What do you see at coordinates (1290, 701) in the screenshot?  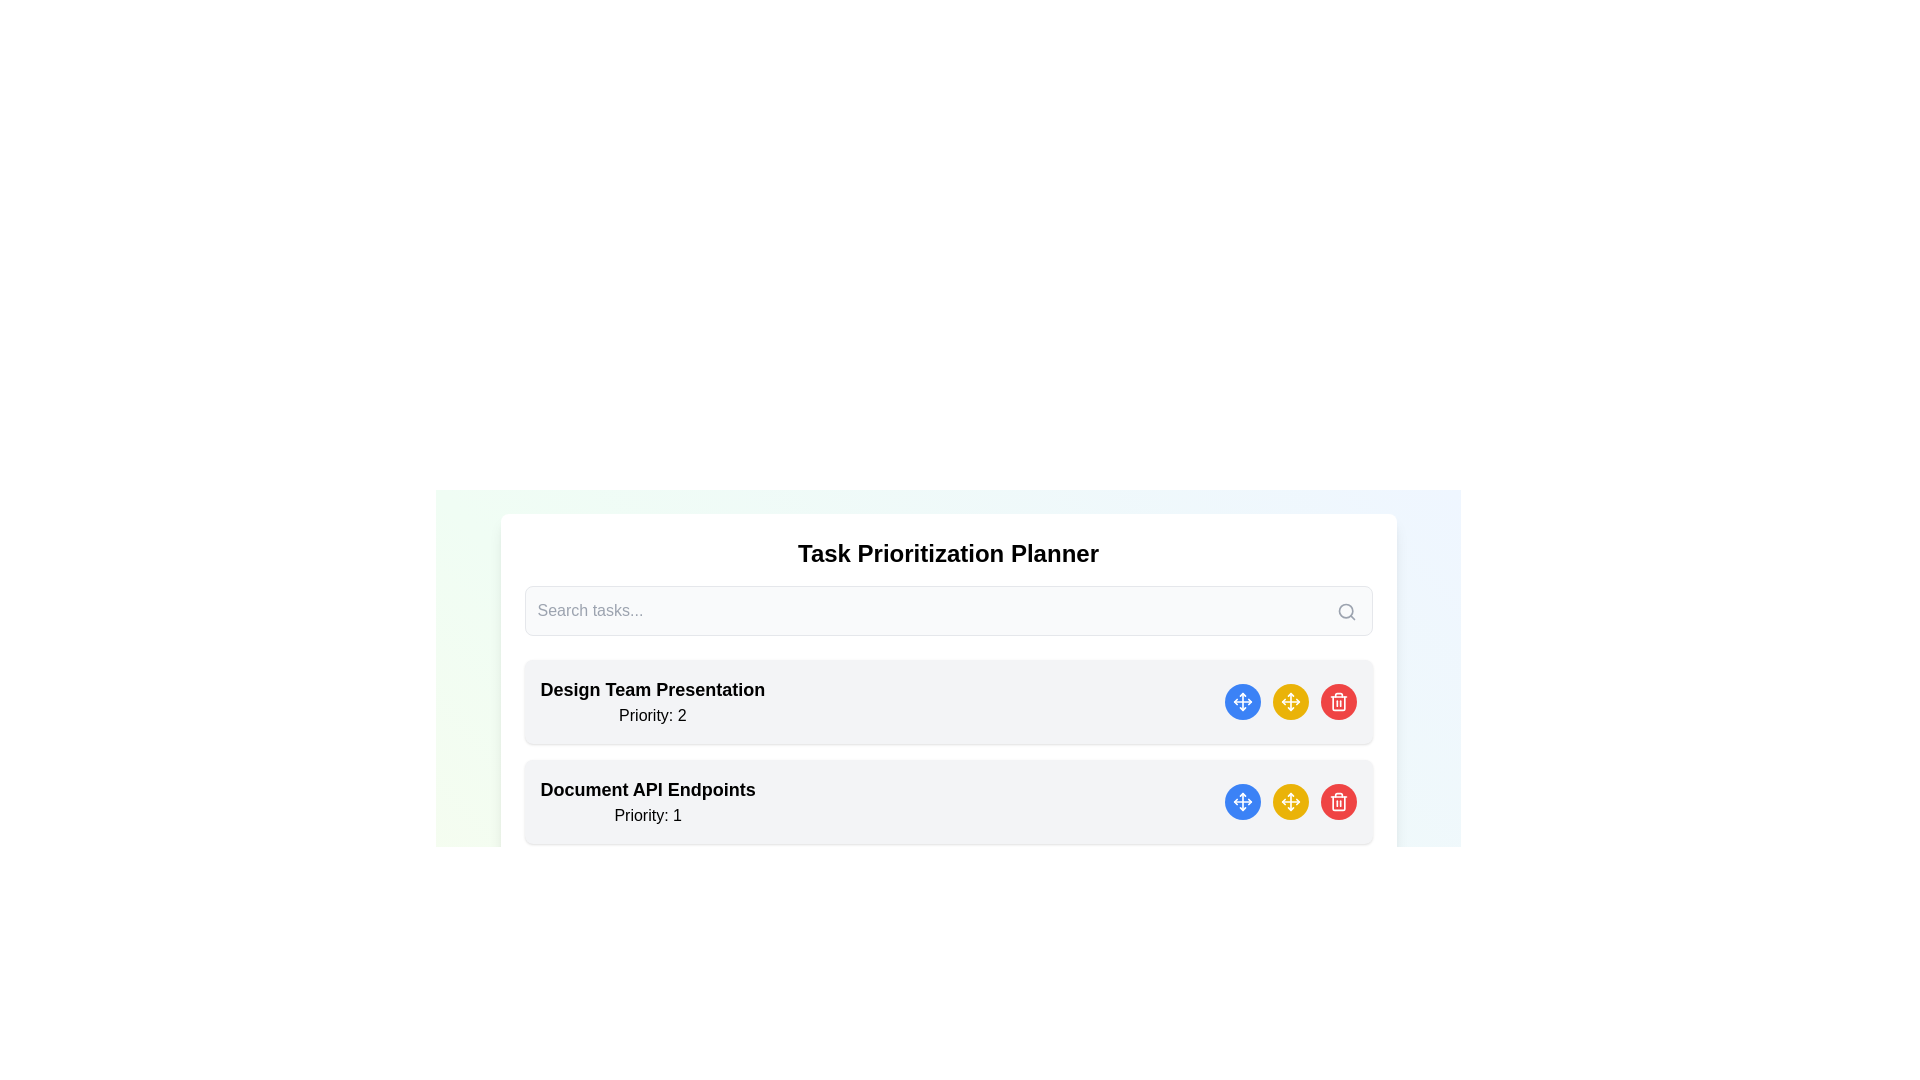 I see `the second circular button in the action group for the 'Design Team Presentation' task` at bounding box center [1290, 701].